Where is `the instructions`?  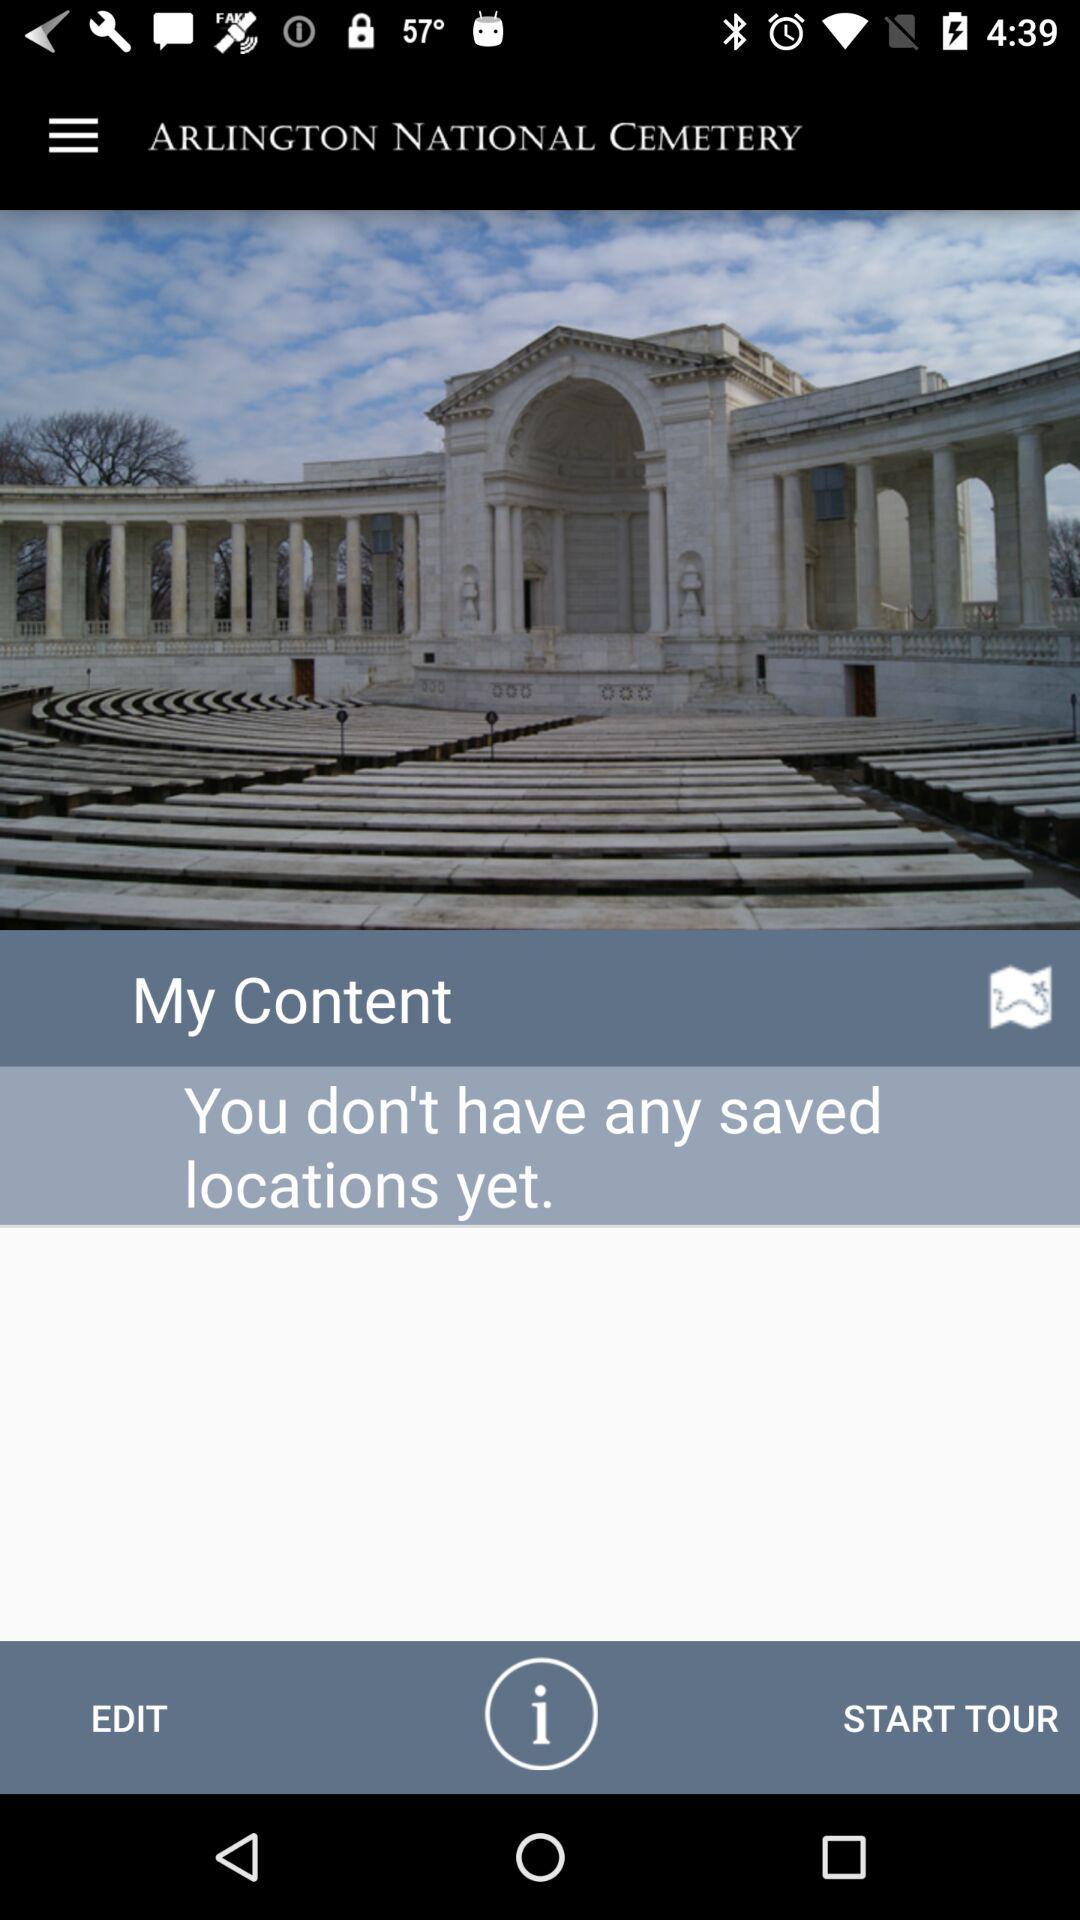 the instructions is located at coordinates (540, 1711).